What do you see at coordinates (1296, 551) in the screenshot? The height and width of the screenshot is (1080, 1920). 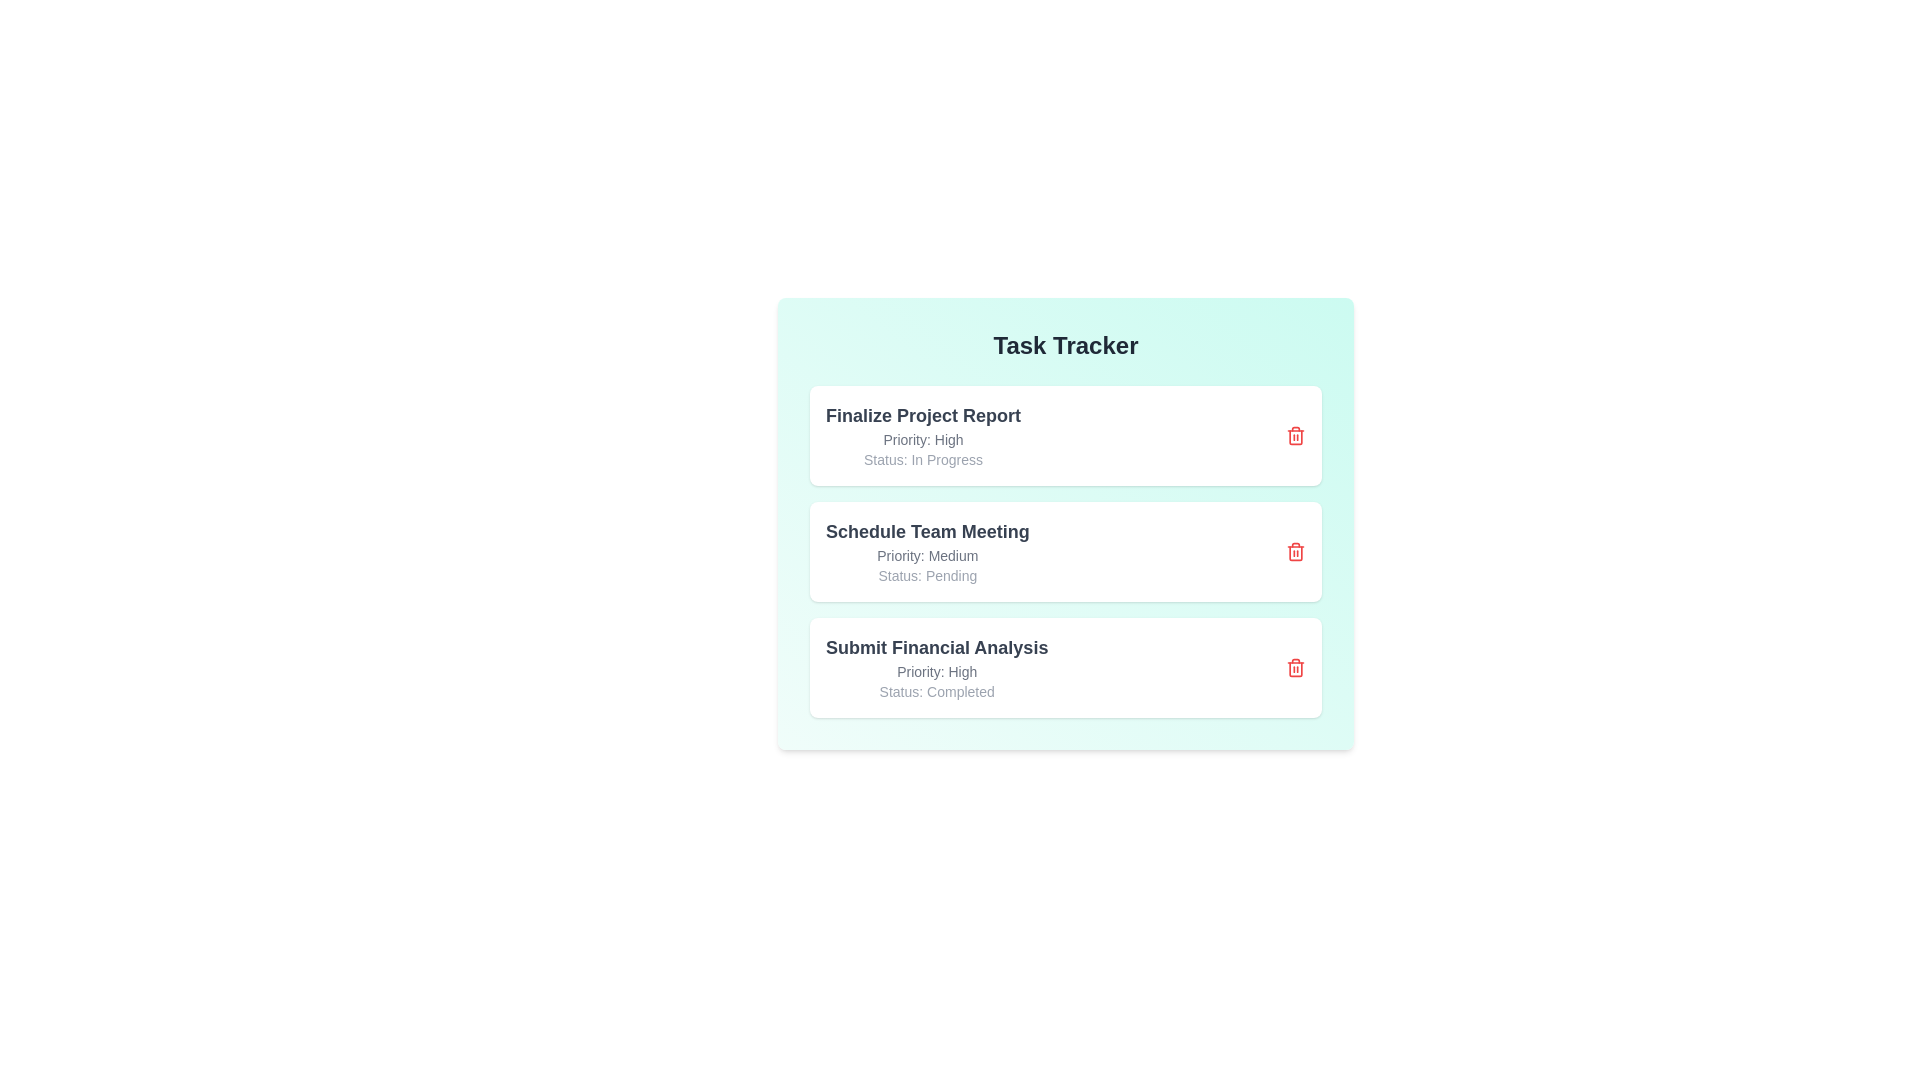 I see `delete button for the task titled 'Schedule Team Meeting'` at bounding box center [1296, 551].